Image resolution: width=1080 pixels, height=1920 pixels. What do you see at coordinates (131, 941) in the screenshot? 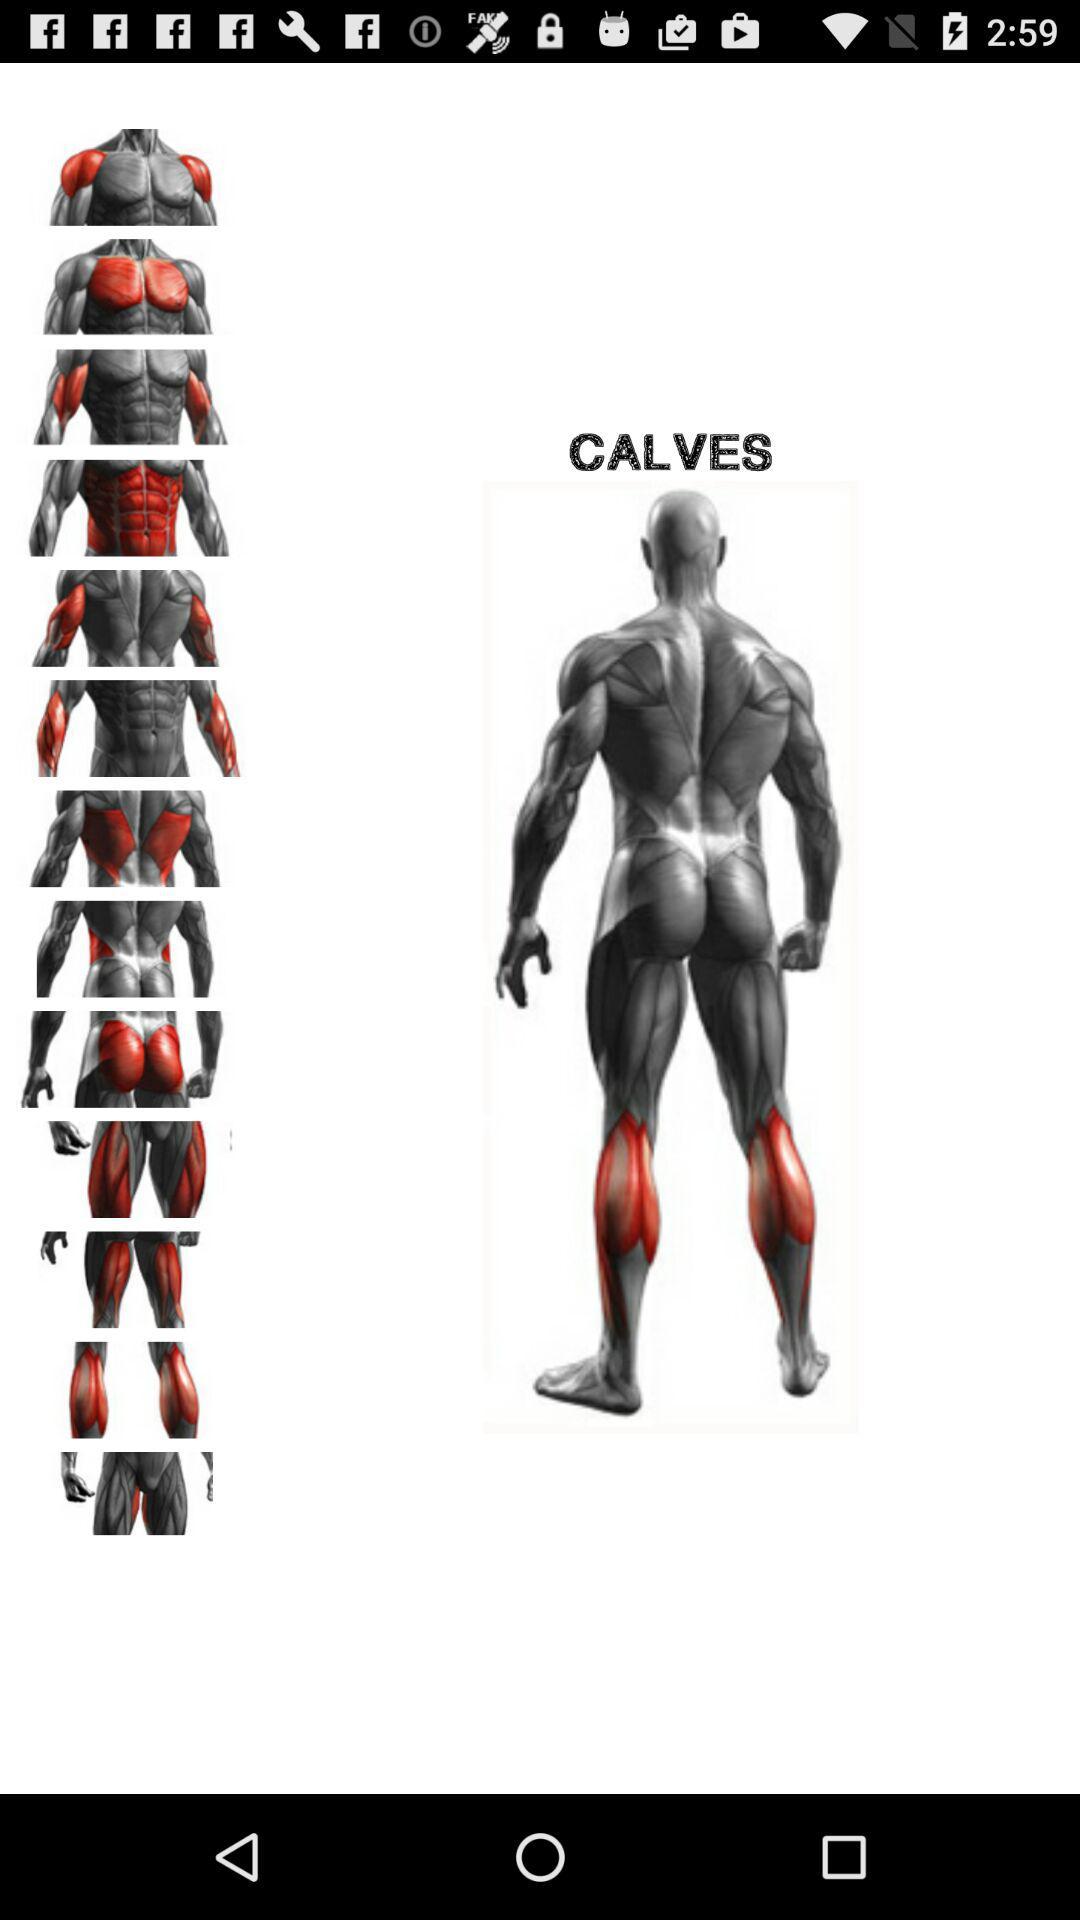
I see `advertisement` at bounding box center [131, 941].